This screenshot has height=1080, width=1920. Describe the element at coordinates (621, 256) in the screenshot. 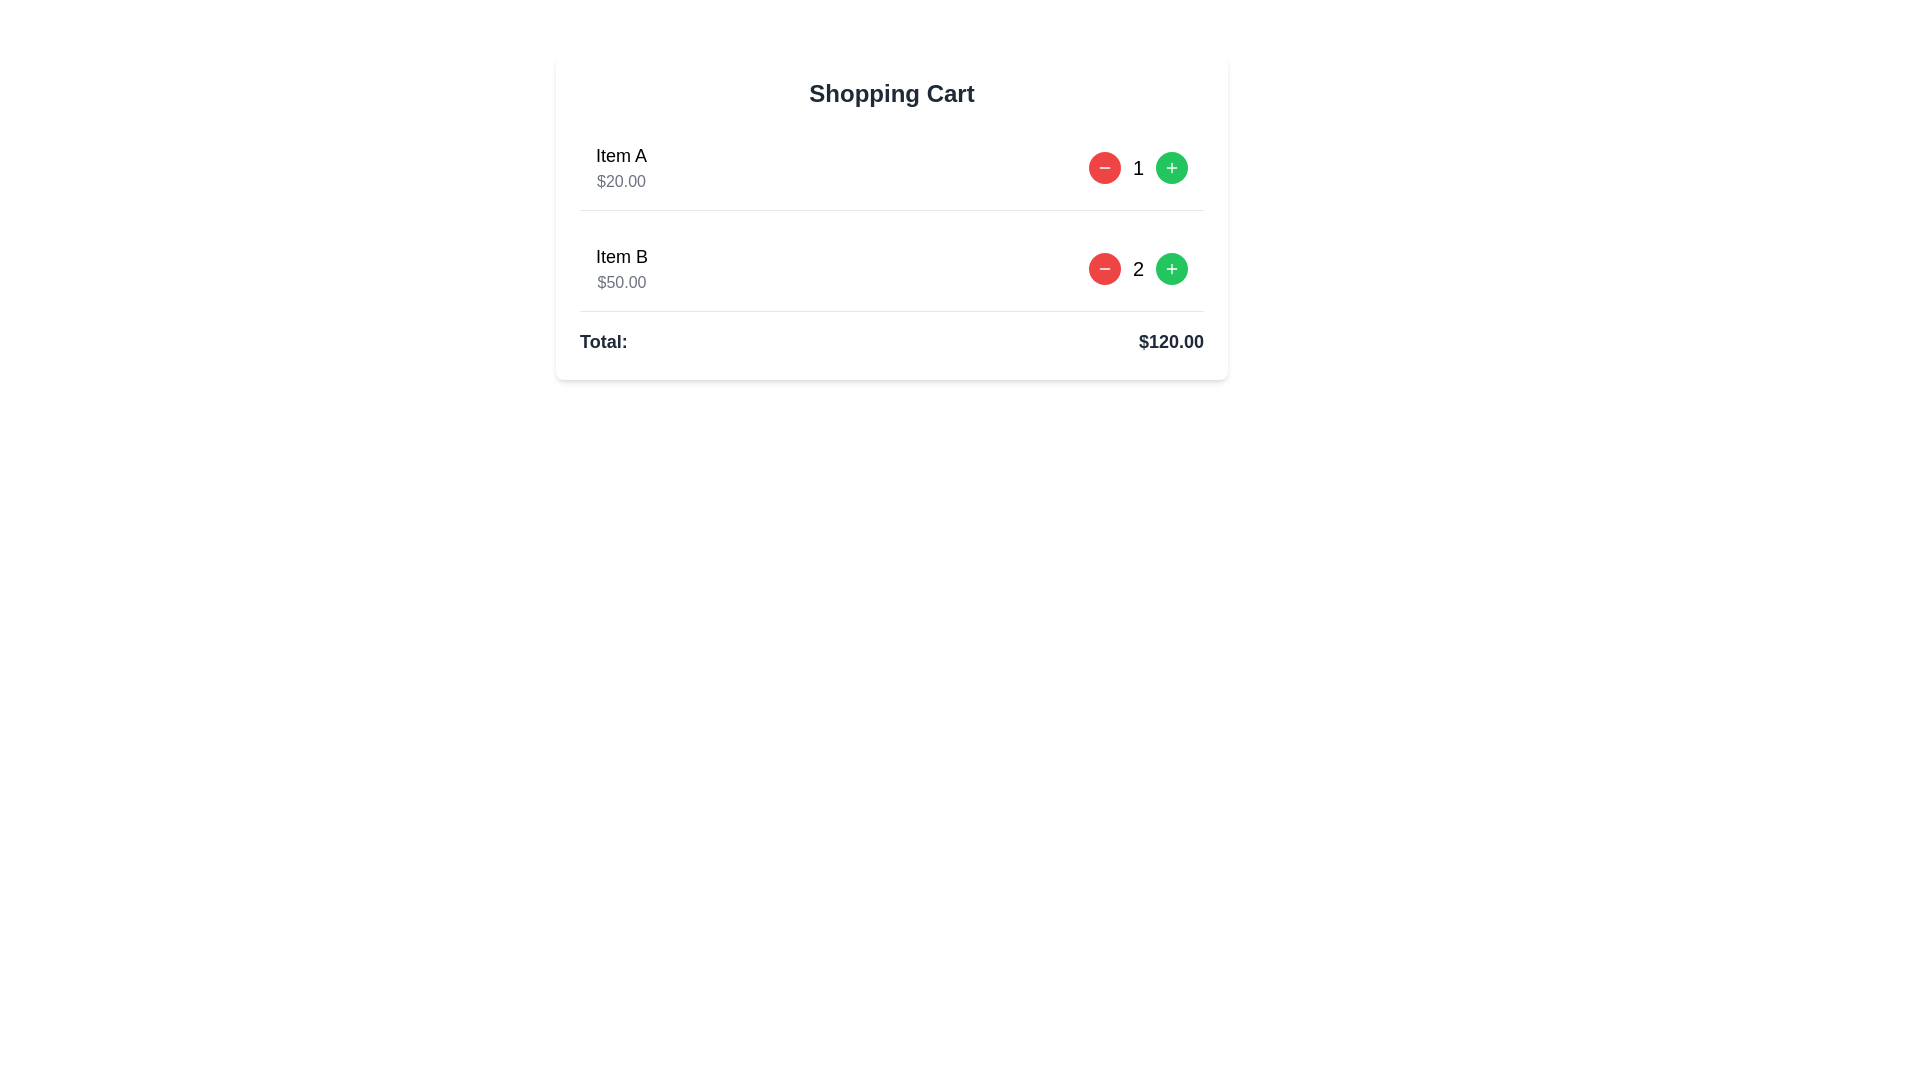

I see `the static text label 'Item B' which is styled in a larger font size and bold weight, located above the price text '$50.00' in the shopping cart interface` at that location.